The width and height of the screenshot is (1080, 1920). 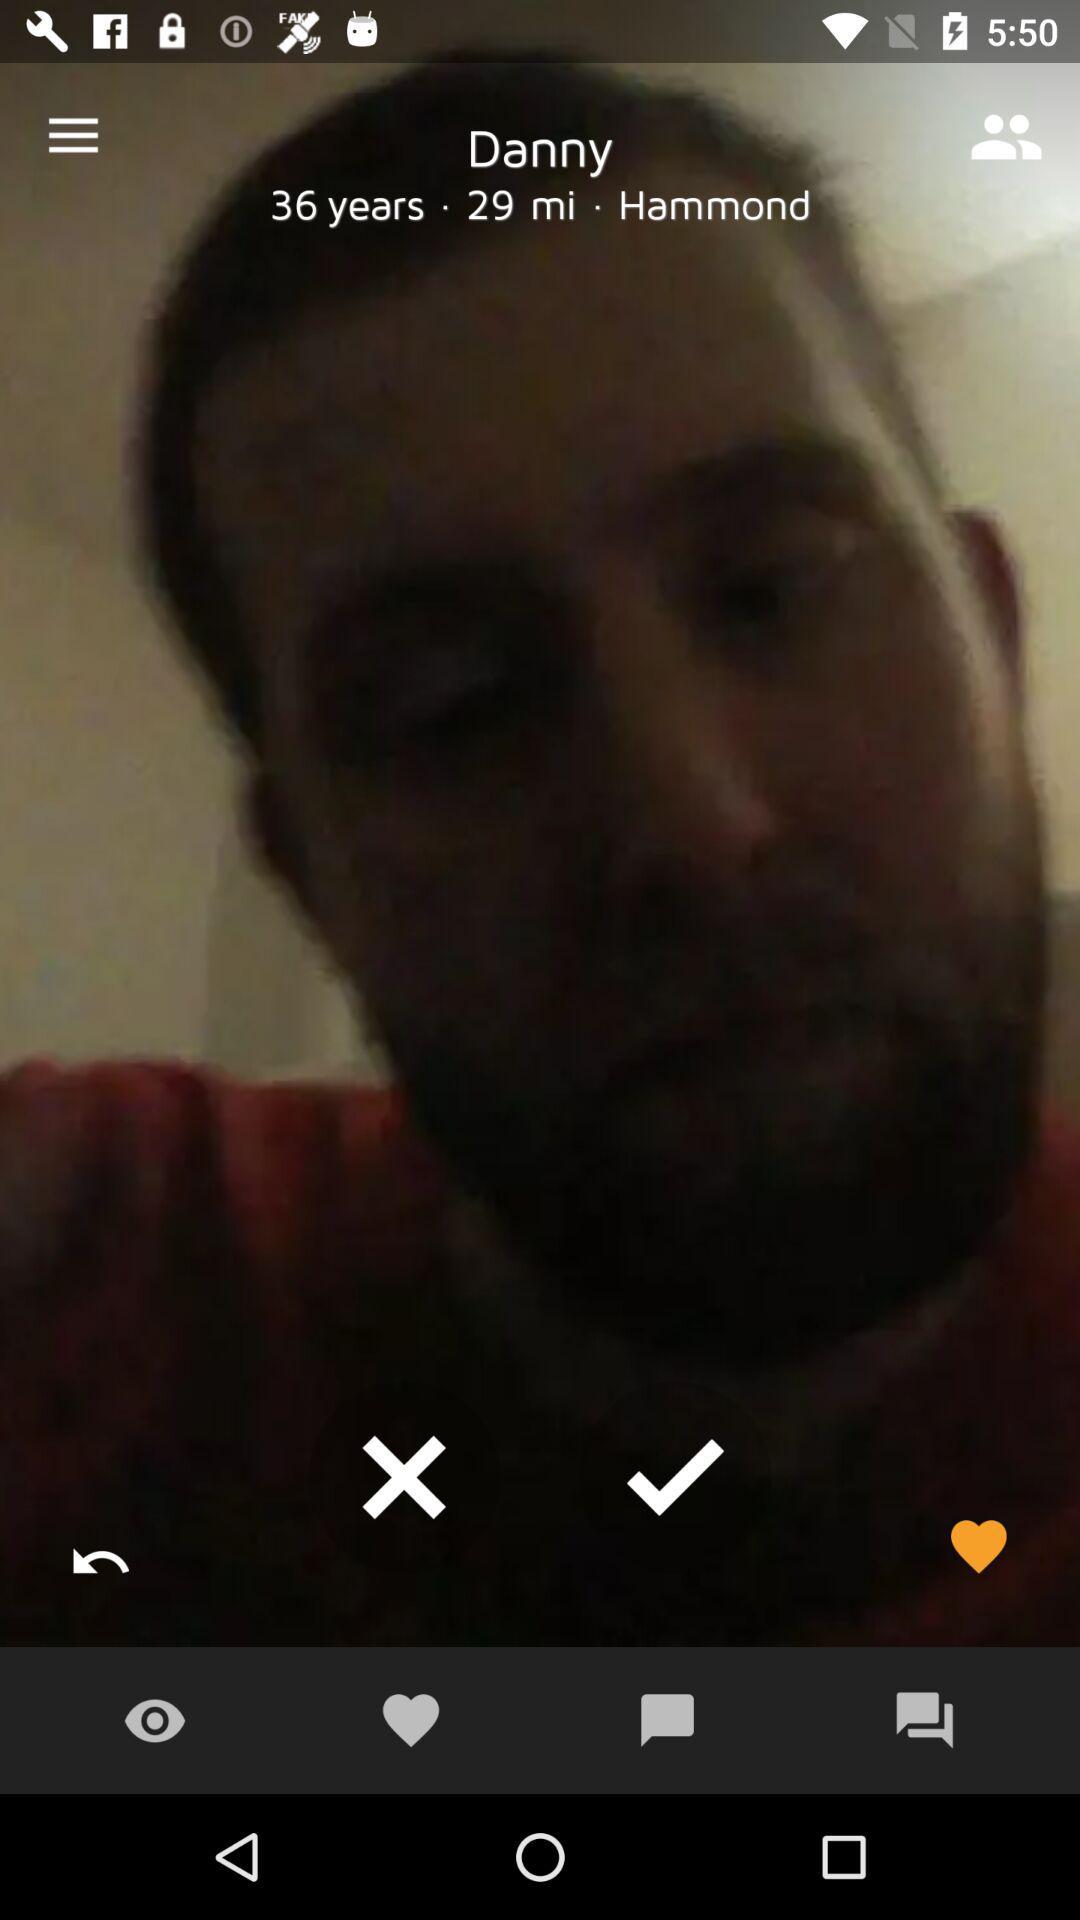 I want to click on the favorite icon, so click(x=977, y=1545).